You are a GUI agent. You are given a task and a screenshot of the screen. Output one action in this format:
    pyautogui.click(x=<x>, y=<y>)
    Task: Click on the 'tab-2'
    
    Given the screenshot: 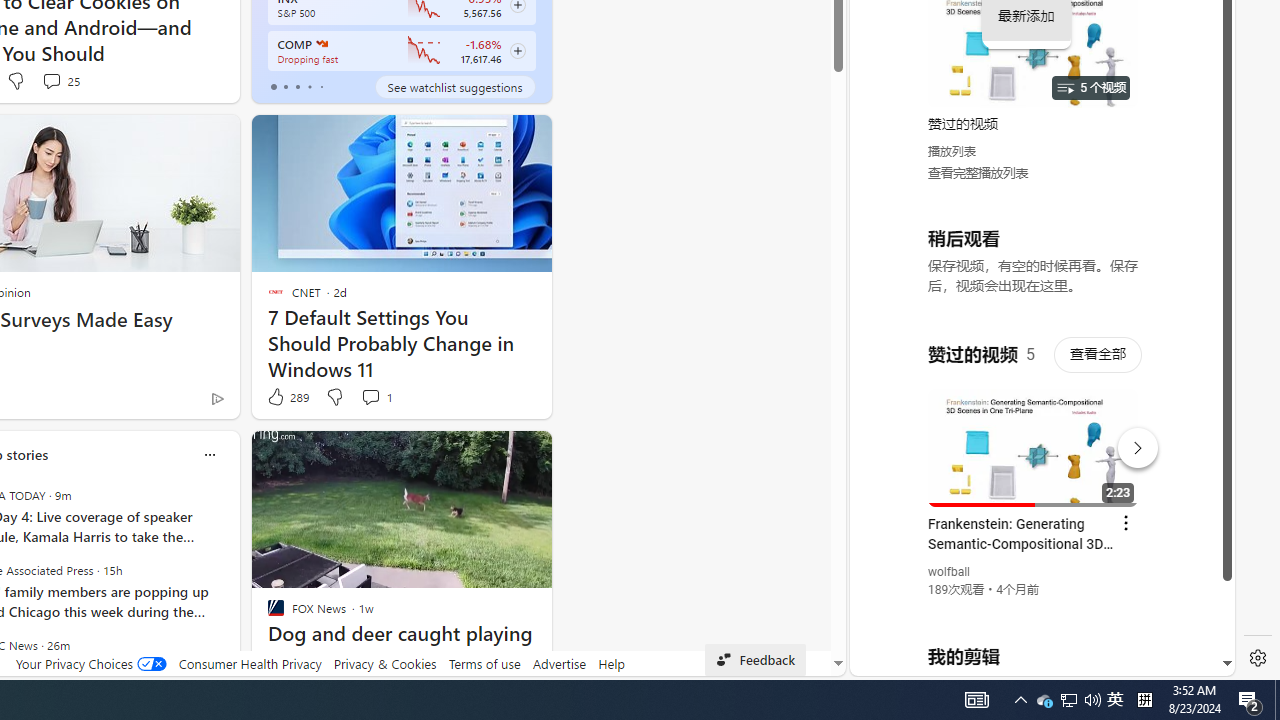 What is the action you would take?
    pyautogui.click(x=296, y=86)
    